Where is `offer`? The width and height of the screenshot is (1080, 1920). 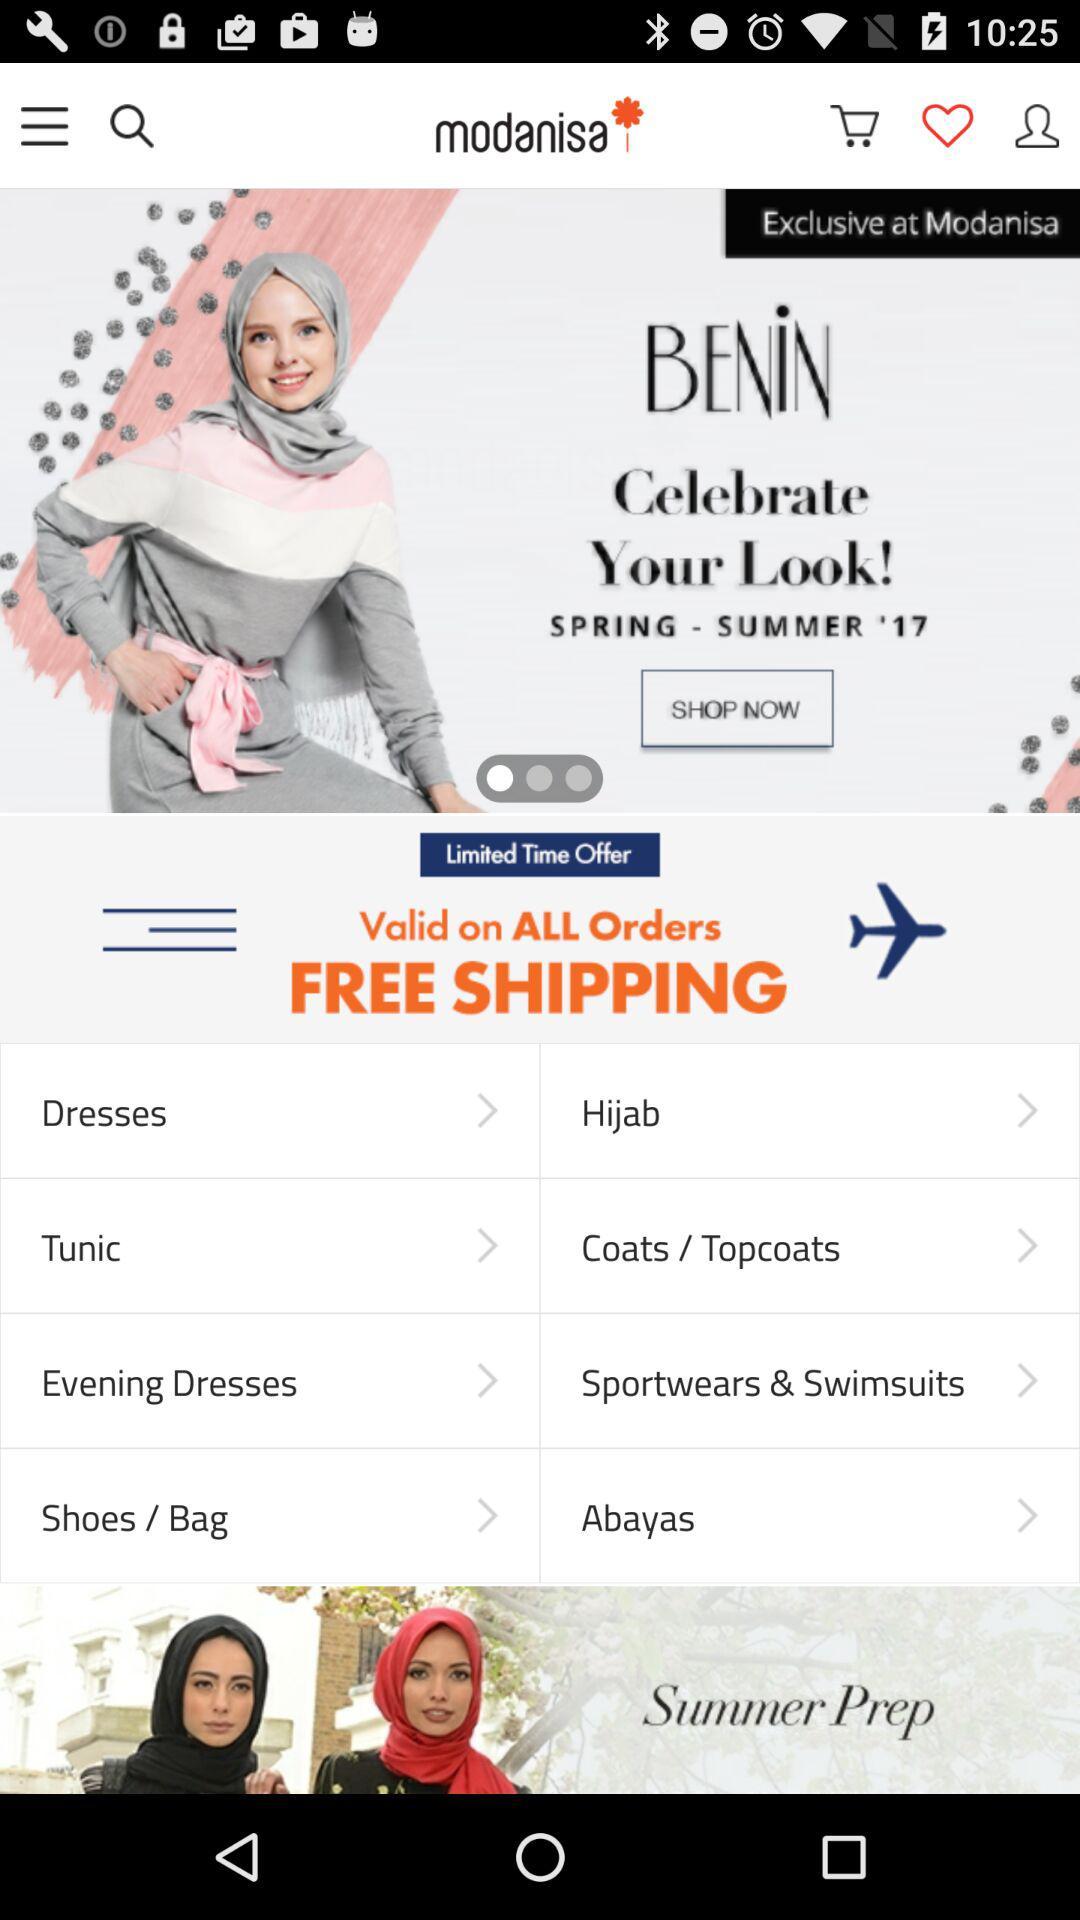 offer is located at coordinates (540, 928).